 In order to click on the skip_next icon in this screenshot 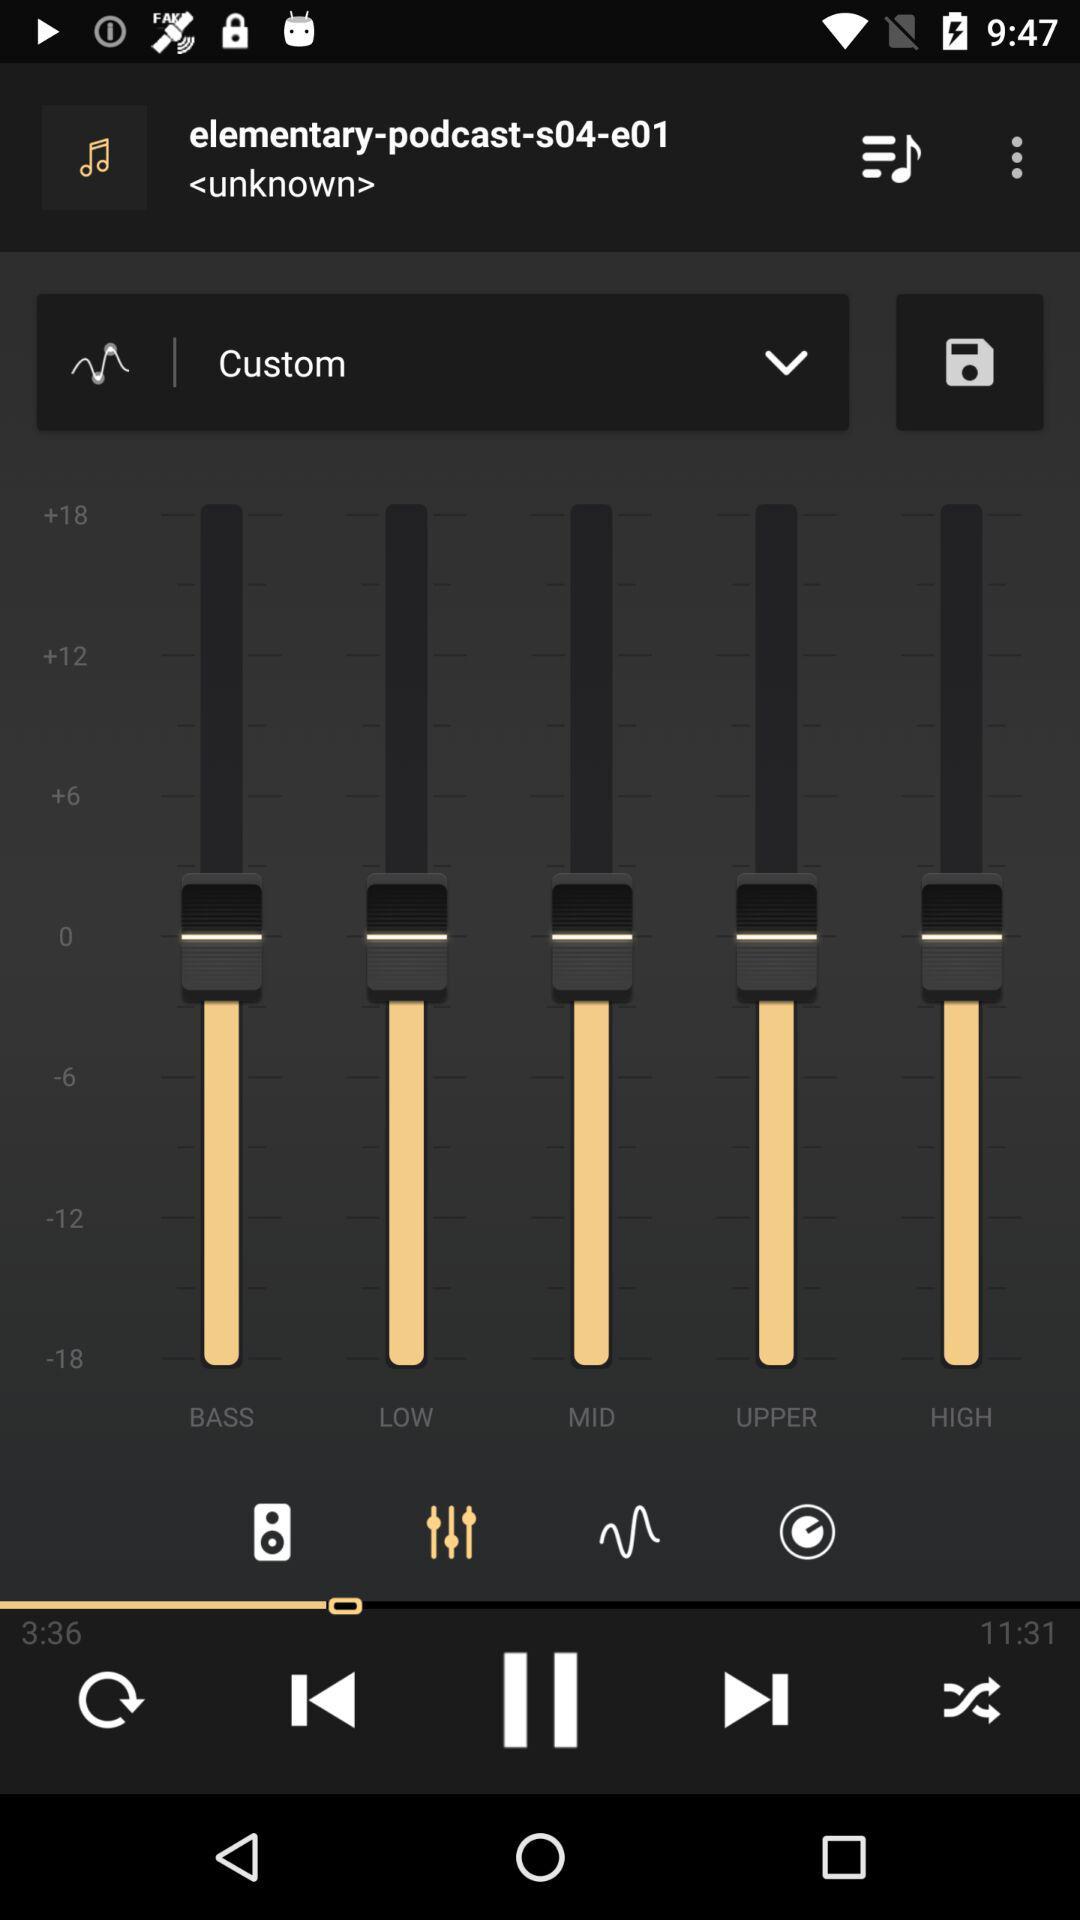, I will do `click(756, 1698)`.